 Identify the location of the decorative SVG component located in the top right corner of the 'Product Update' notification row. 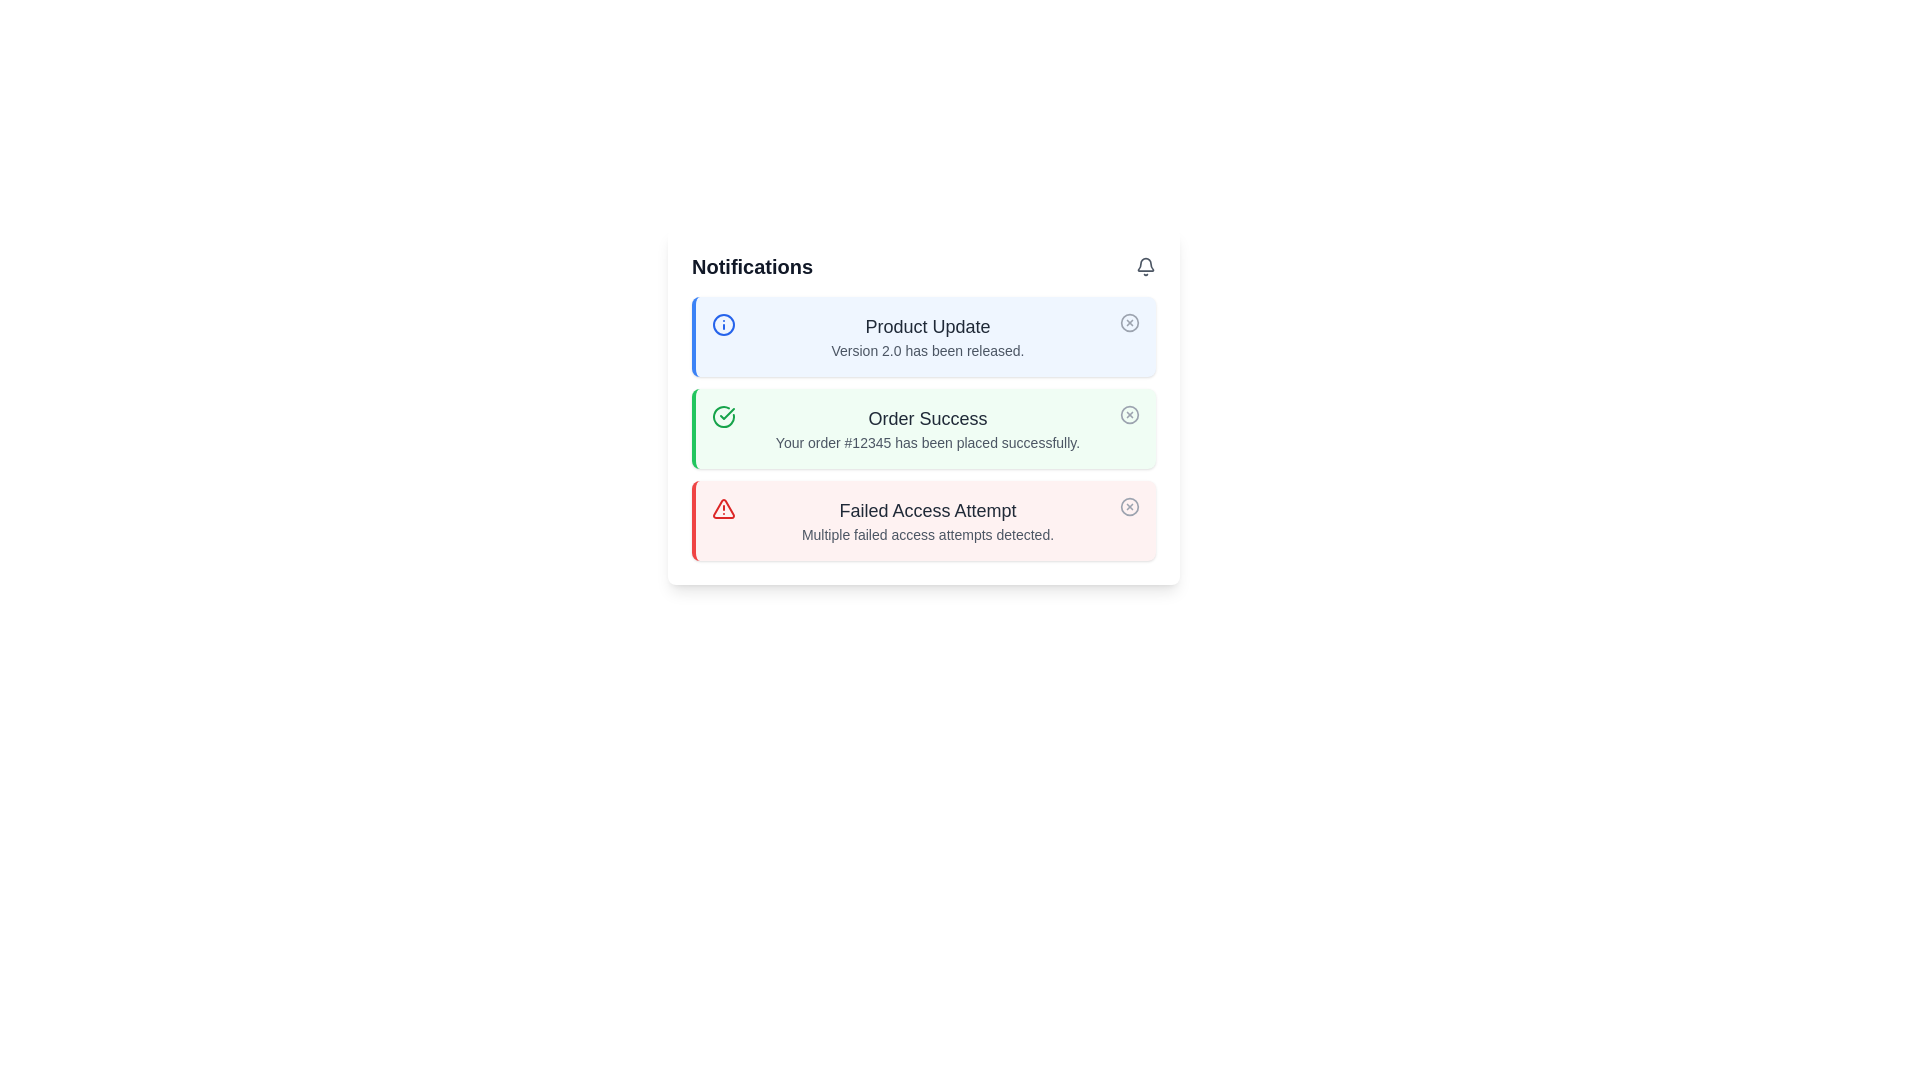
(1129, 322).